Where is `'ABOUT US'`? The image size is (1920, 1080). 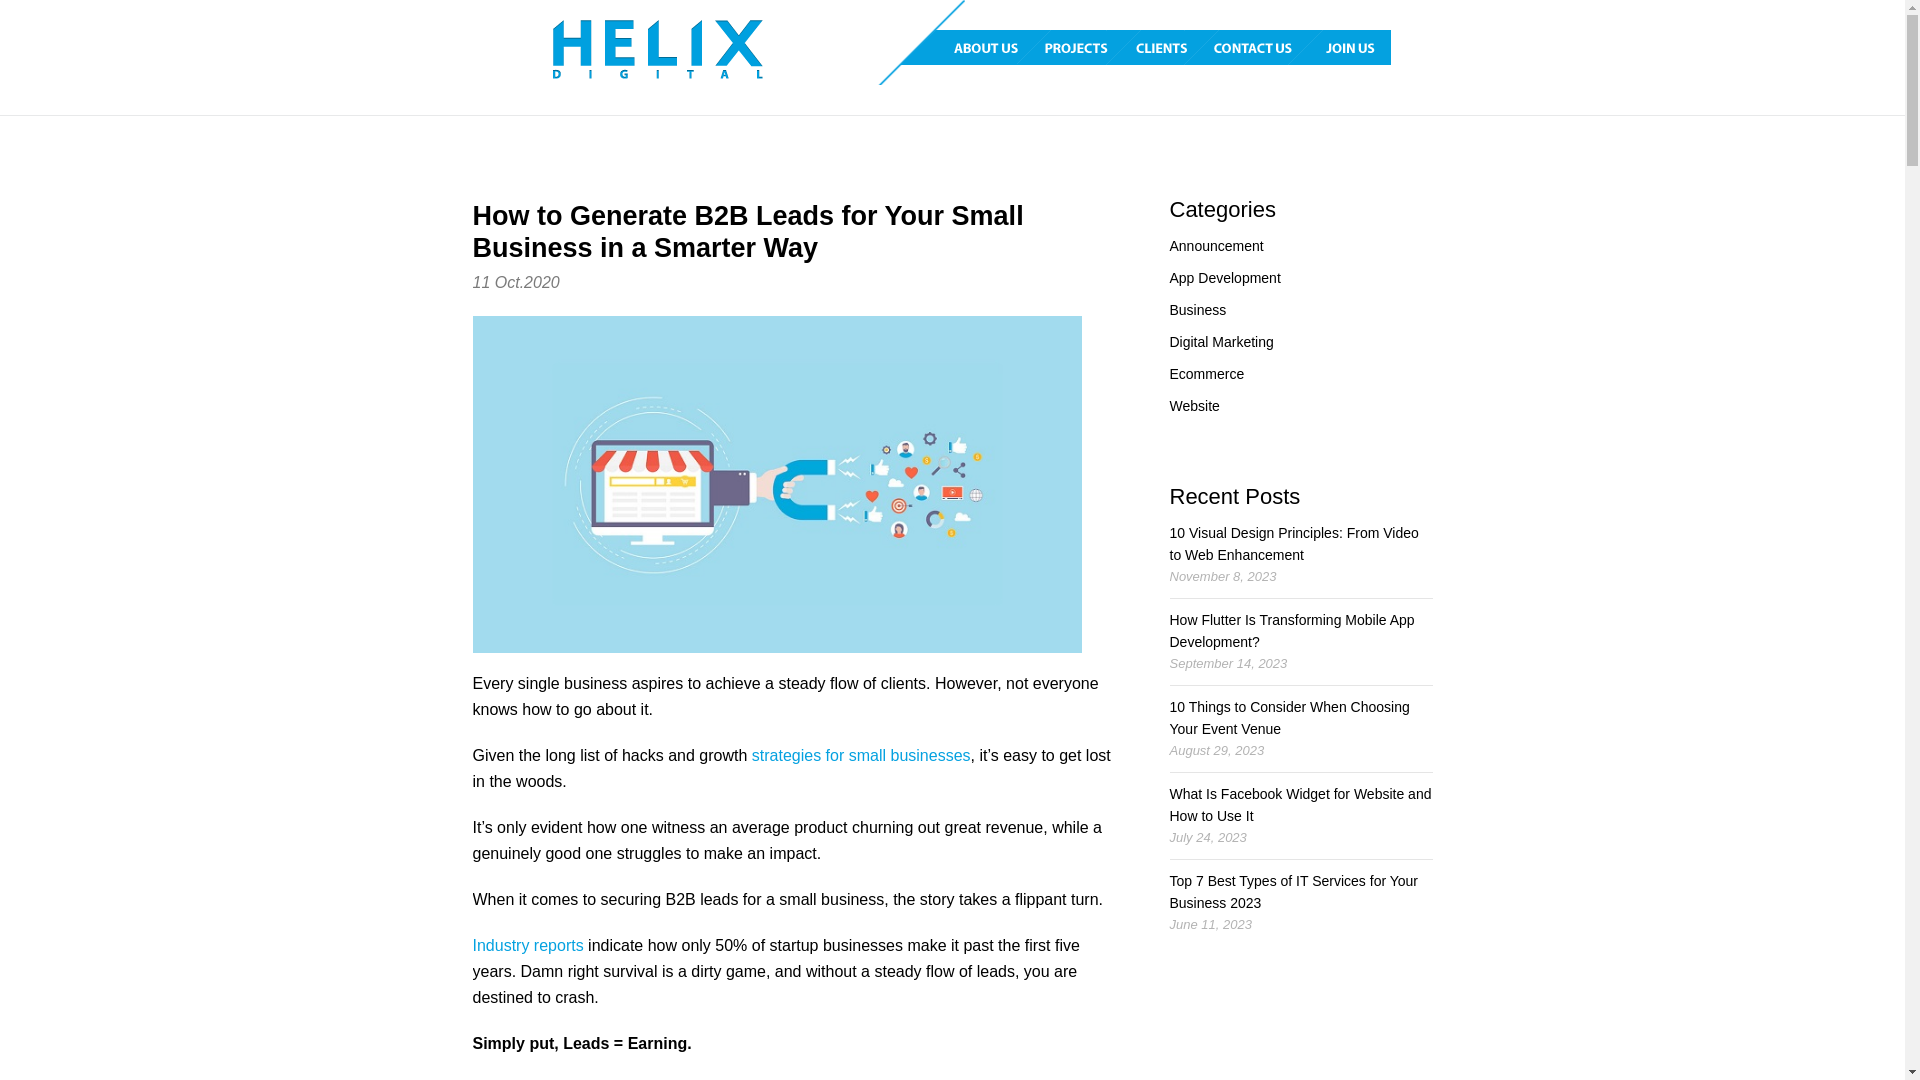
'ABOUT US' is located at coordinates (998, 47).